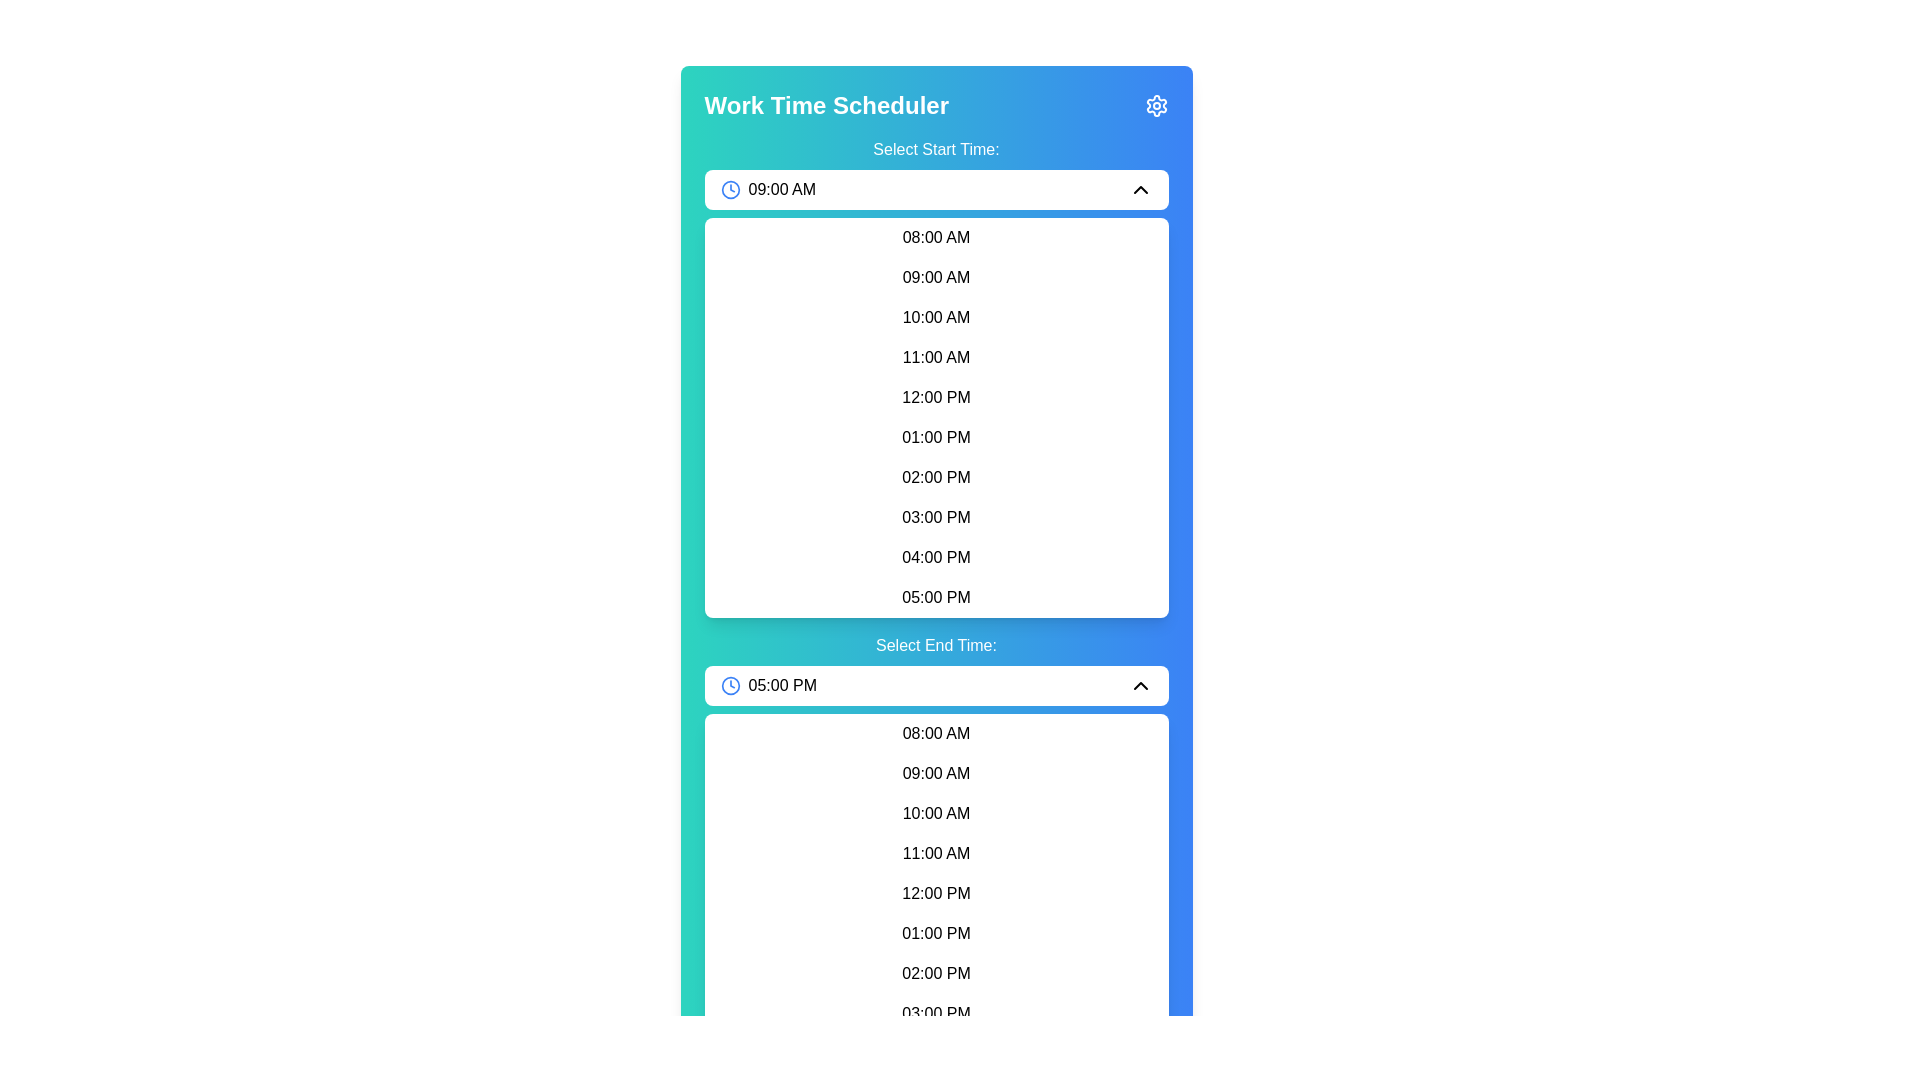 This screenshot has width=1920, height=1080. I want to click on the dropdown menu item displaying '08:00 AM', so click(935, 237).